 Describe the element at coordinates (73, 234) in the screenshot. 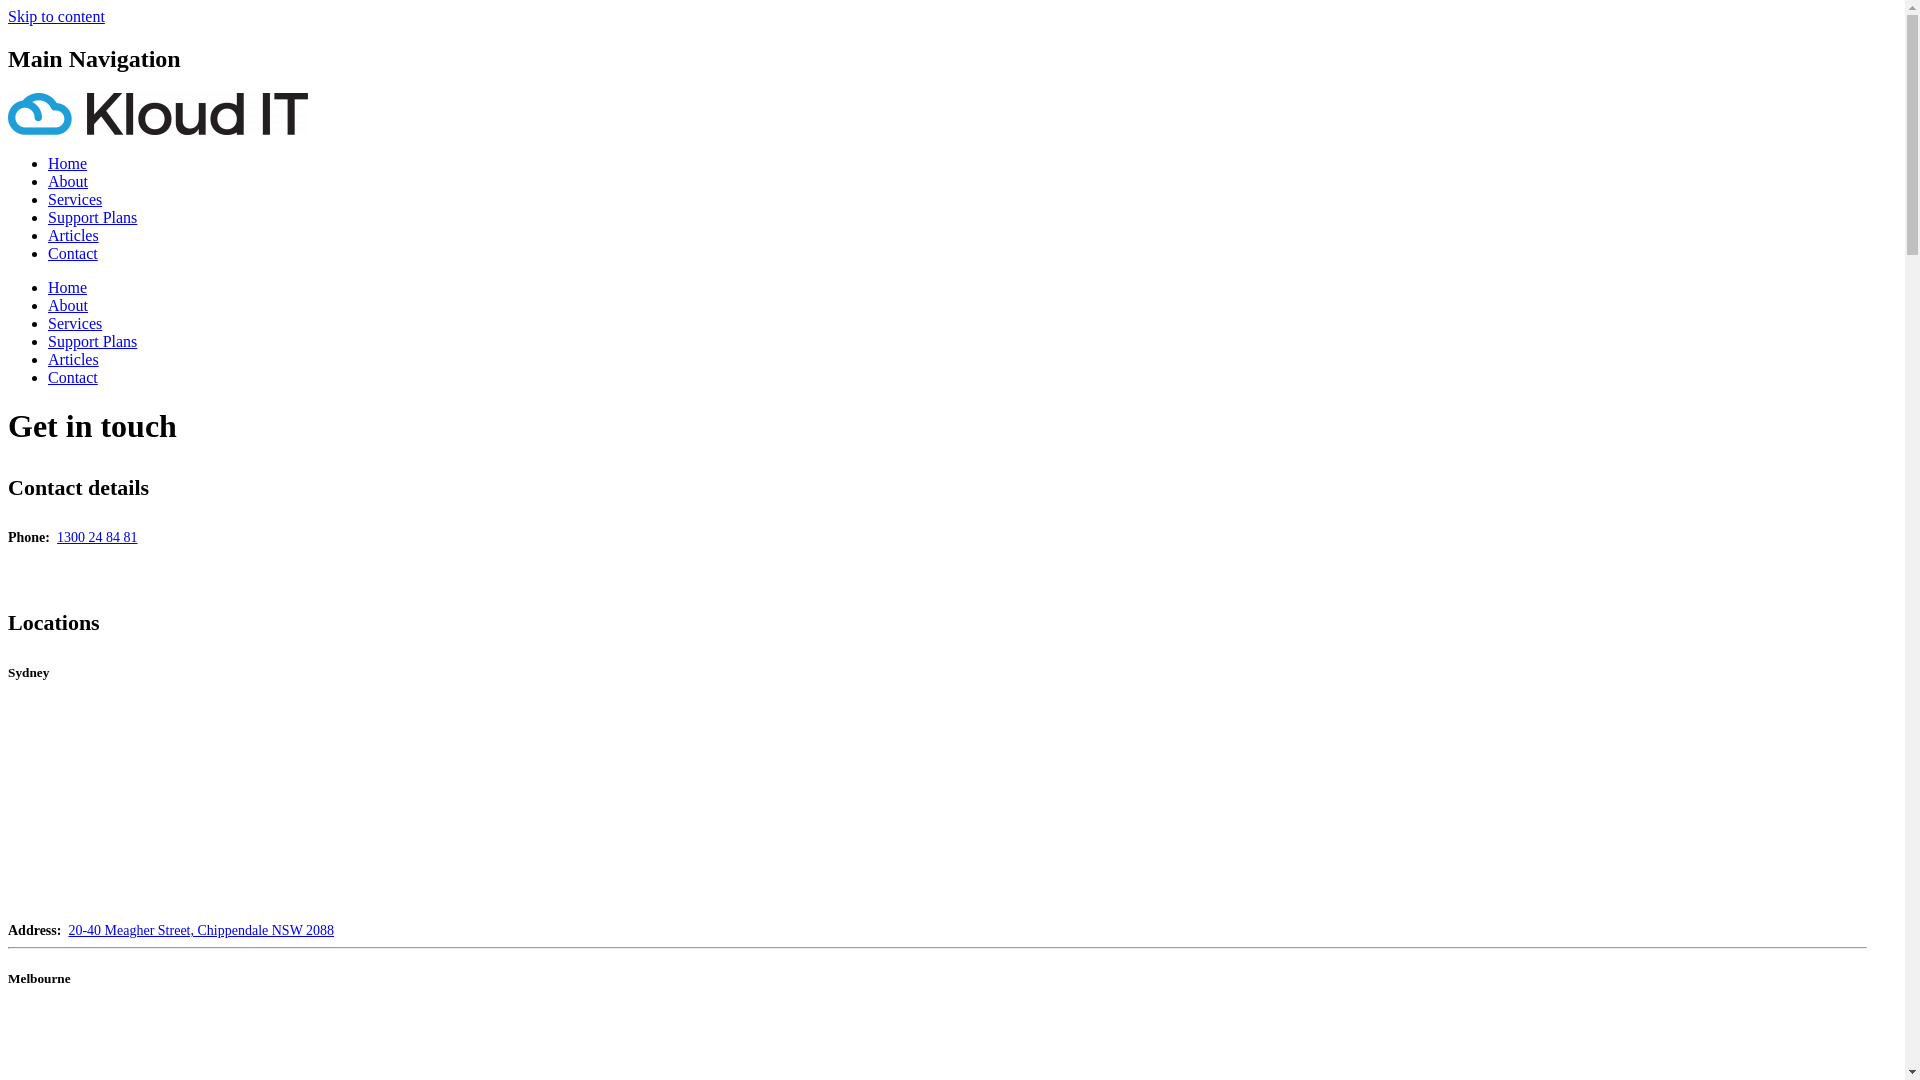

I see `'Articles'` at that location.